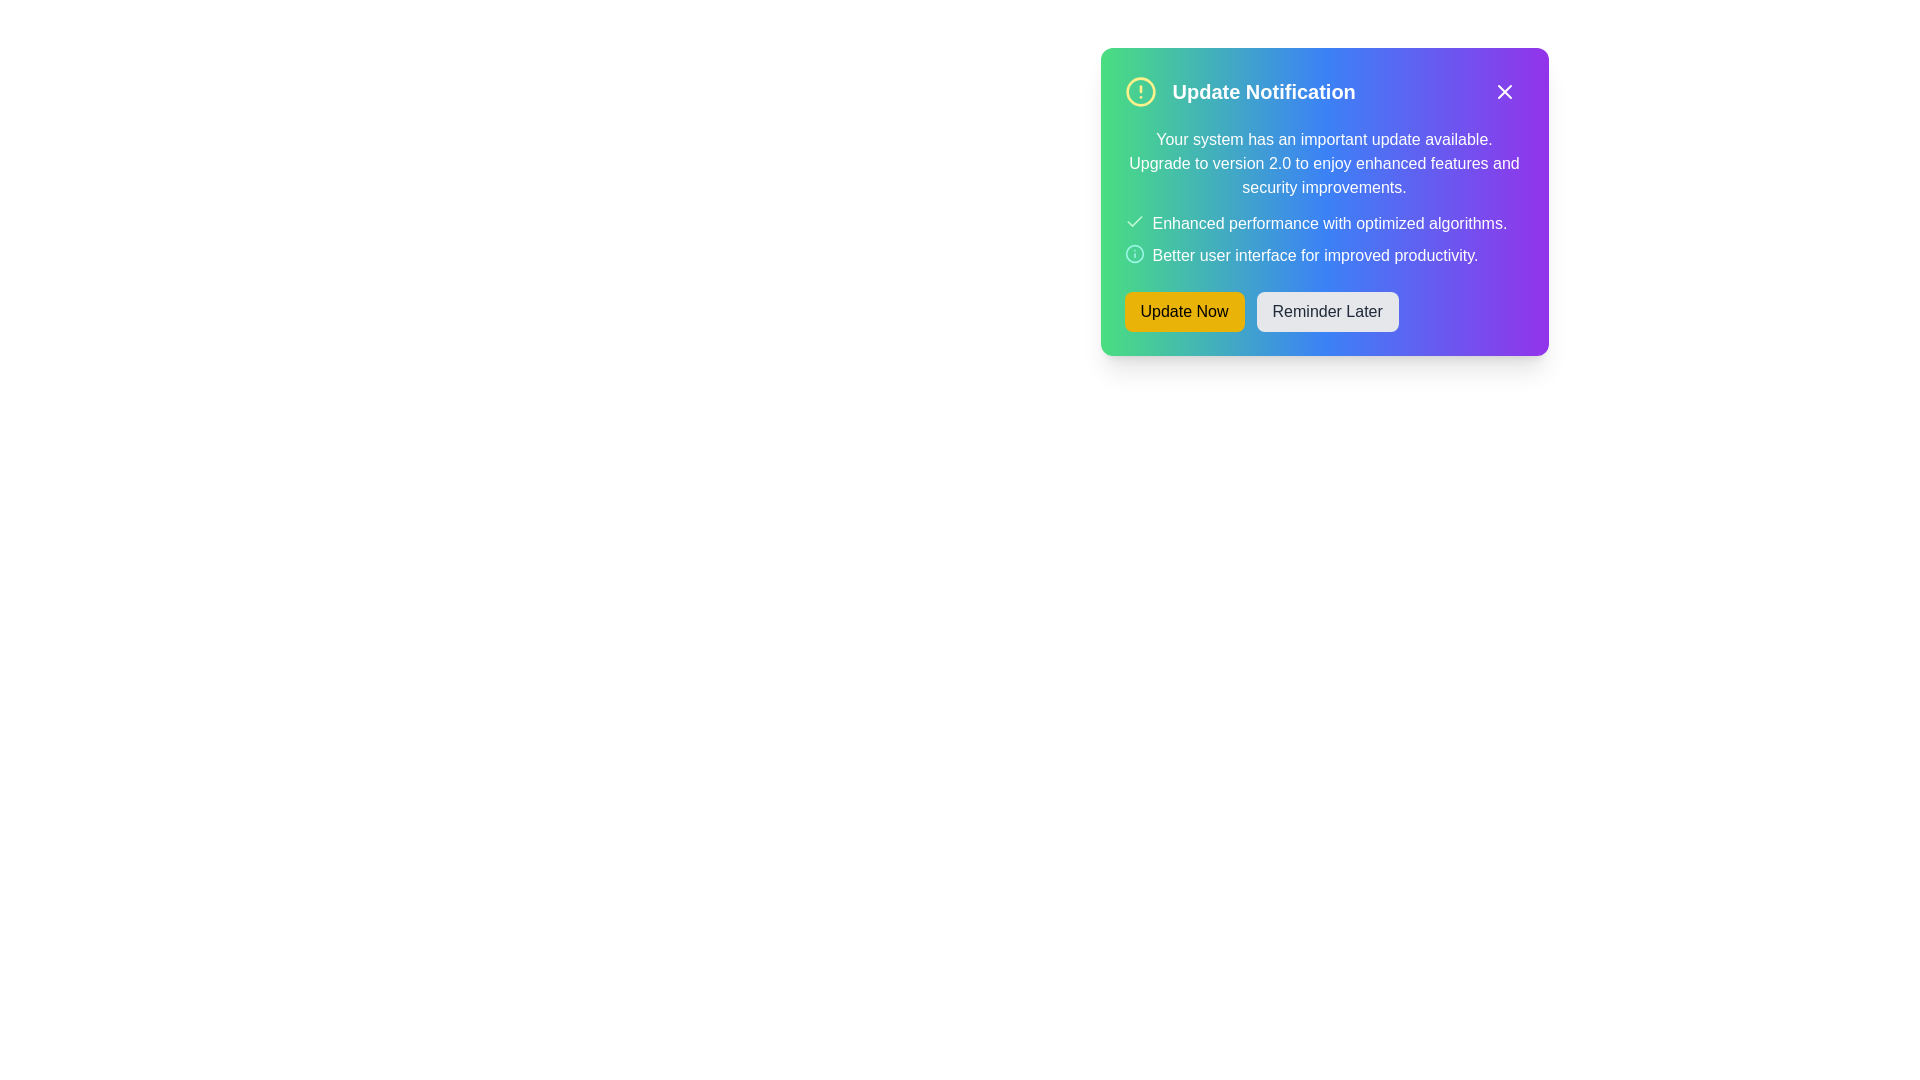  I want to click on the visual indicator icon located to the left of the text 'Enhanced performance with optimized algorithms' in the bullet list under 'Update Notification', so click(1134, 222).